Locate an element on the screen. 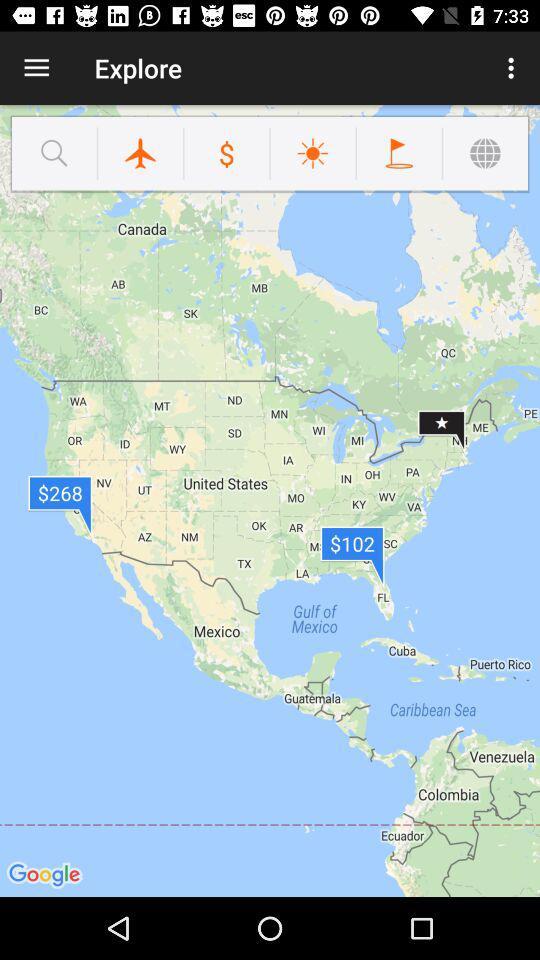 The width and height of the screenshot is (540, 960). the item to the right of explore icon is located at coordinates (513, 68).